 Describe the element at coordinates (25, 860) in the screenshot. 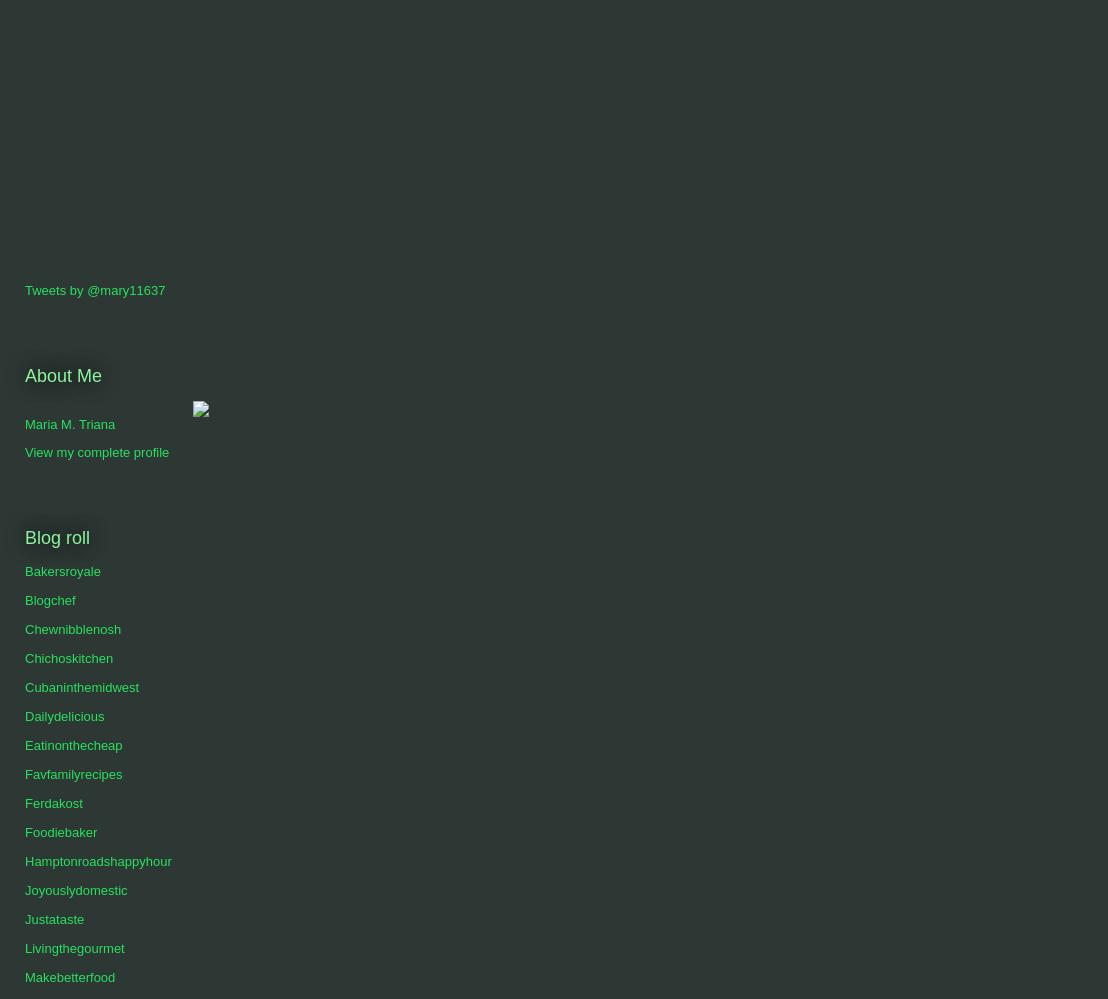

I see `'Hamptonroadshappyhour'` at that location.